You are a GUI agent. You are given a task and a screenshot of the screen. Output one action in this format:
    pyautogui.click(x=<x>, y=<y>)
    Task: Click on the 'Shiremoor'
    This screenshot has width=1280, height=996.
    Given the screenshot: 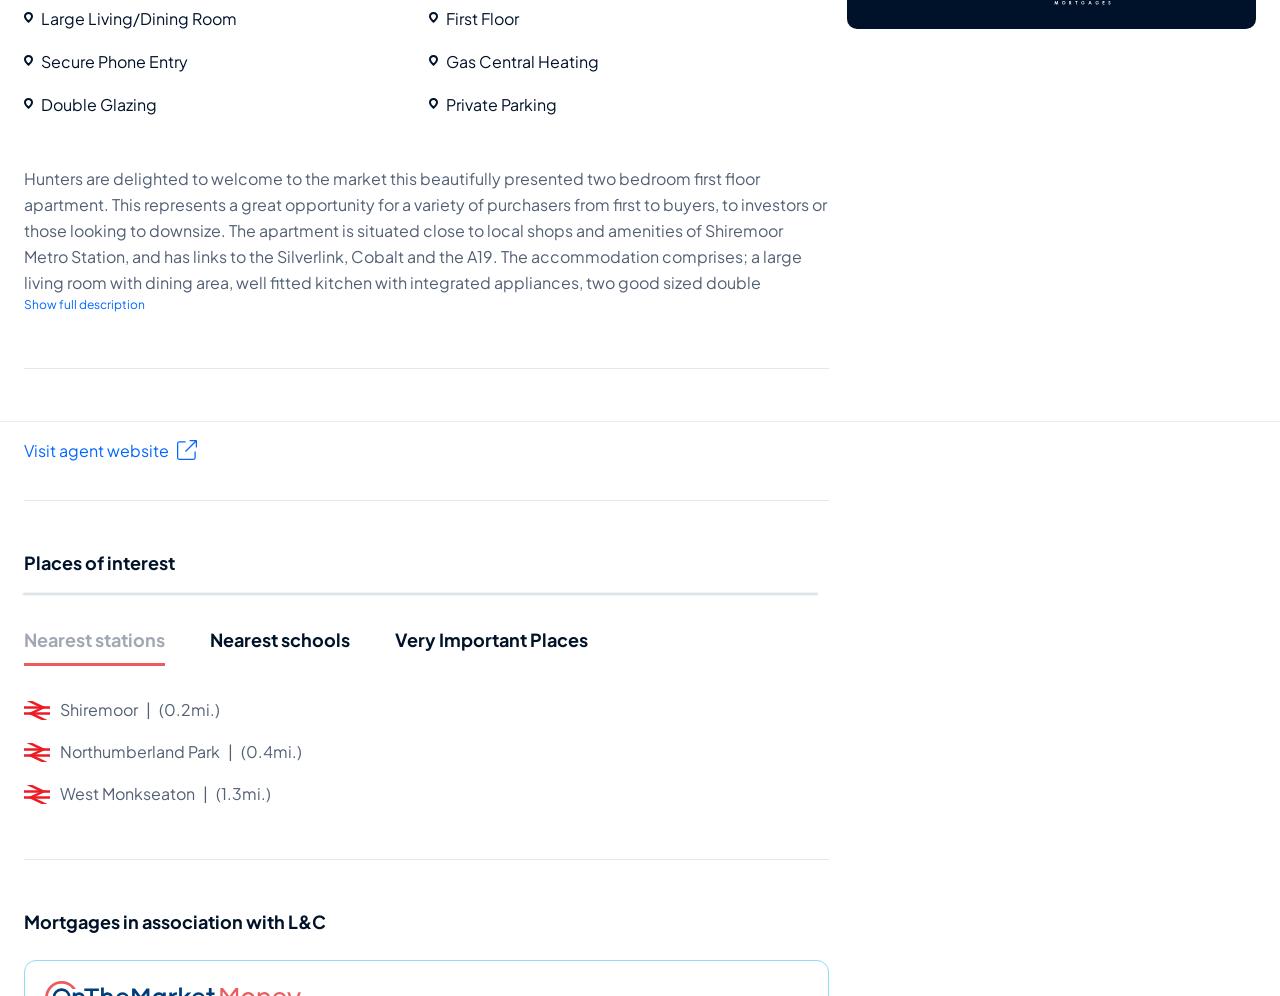 What is the action you would take?
    pyautogui.click(x=97, y=707)
    